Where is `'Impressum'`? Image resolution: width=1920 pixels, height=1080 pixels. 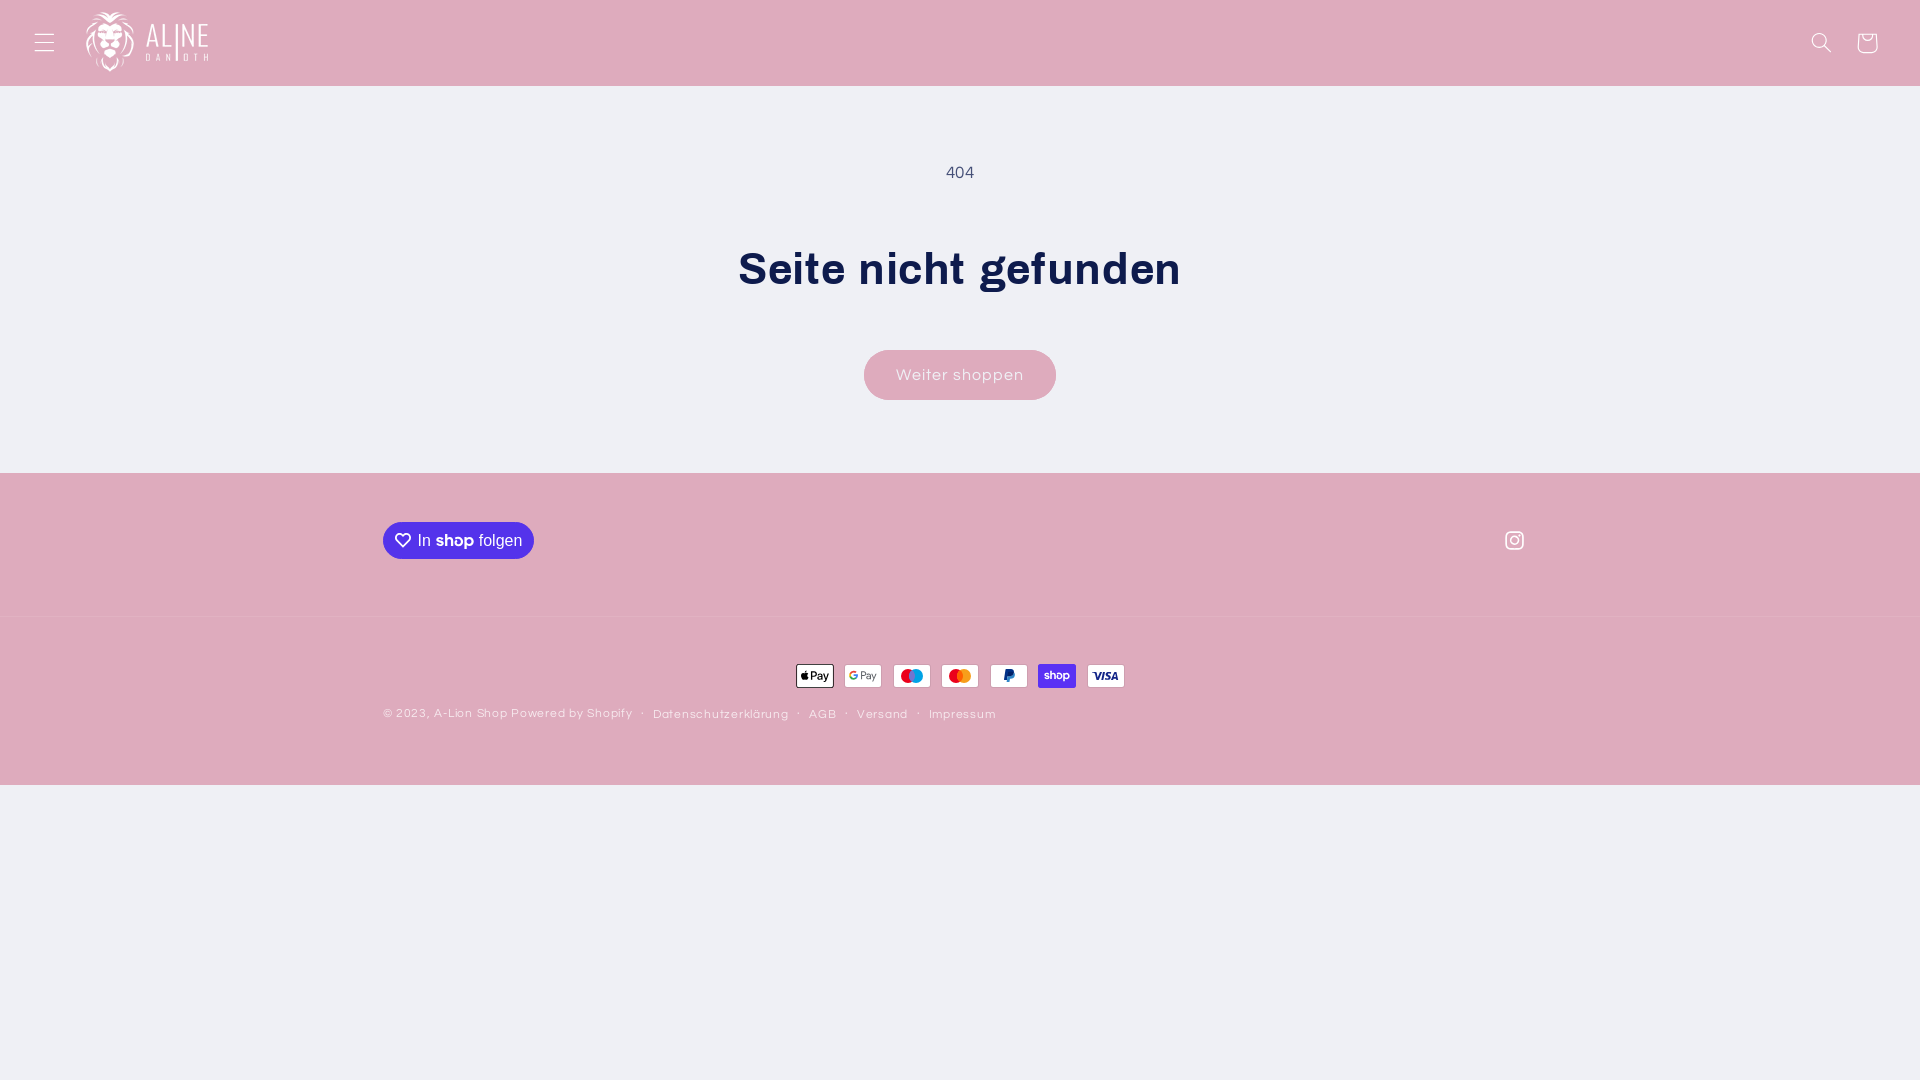 'Impressum' is located at coordinates (962, 713).